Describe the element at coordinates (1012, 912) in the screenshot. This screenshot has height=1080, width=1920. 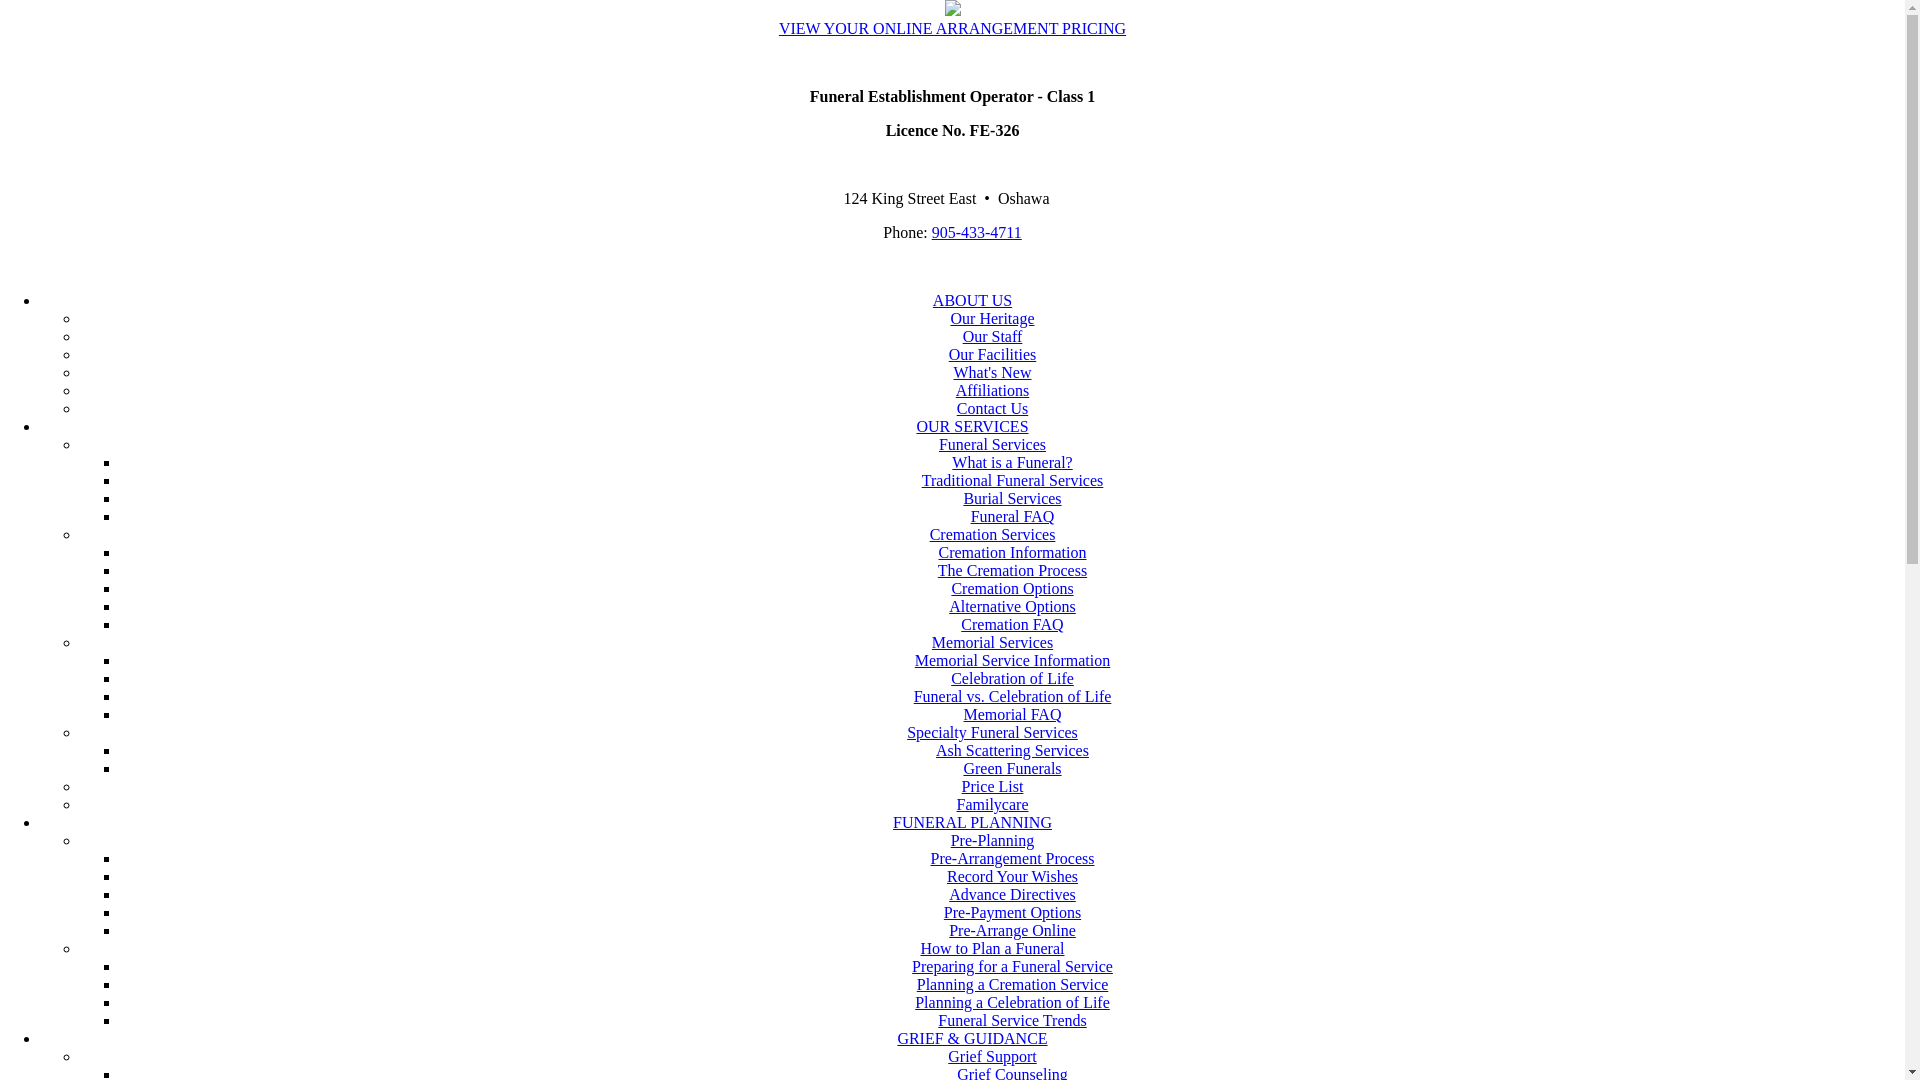
I see `'Pre-Payment Options'` at that location.